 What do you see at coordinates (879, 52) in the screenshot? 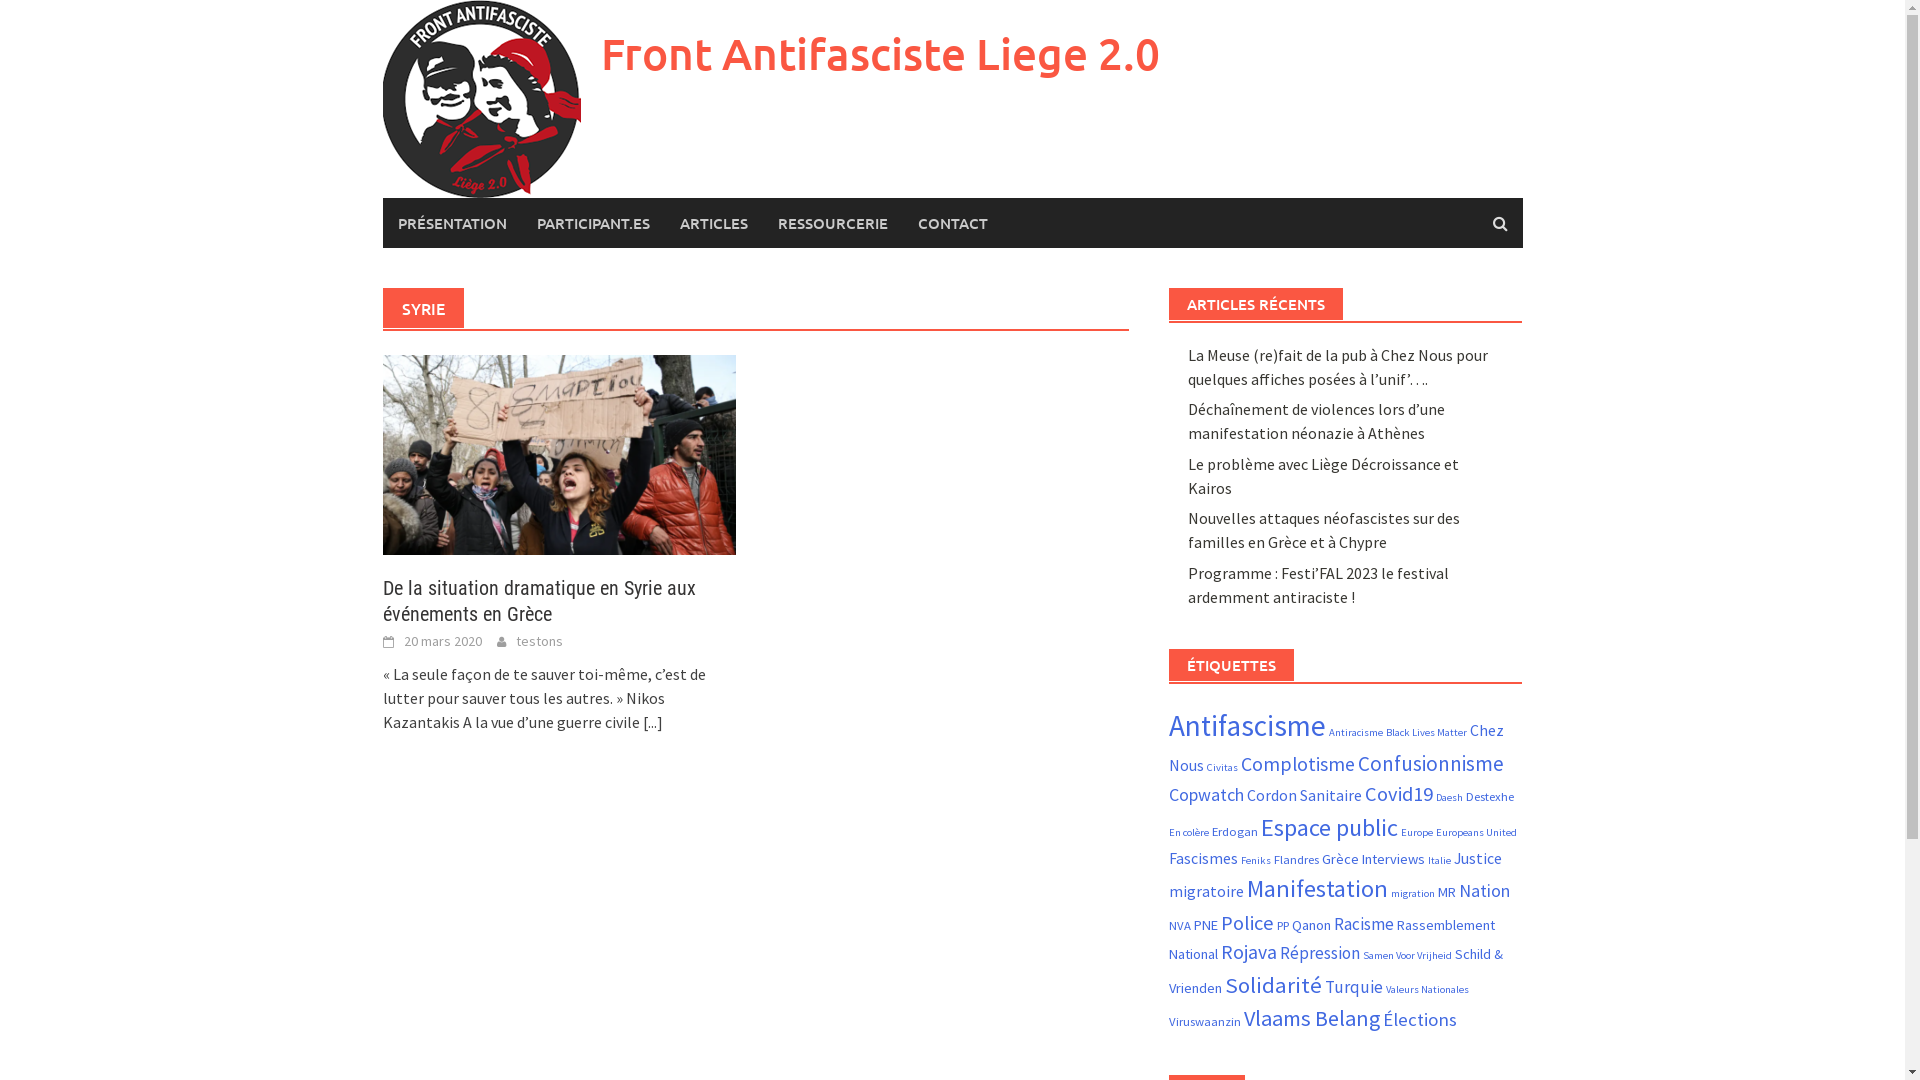
I see `'Front Antifasciste Liege 2.0'` at bounding box center [879, 52].